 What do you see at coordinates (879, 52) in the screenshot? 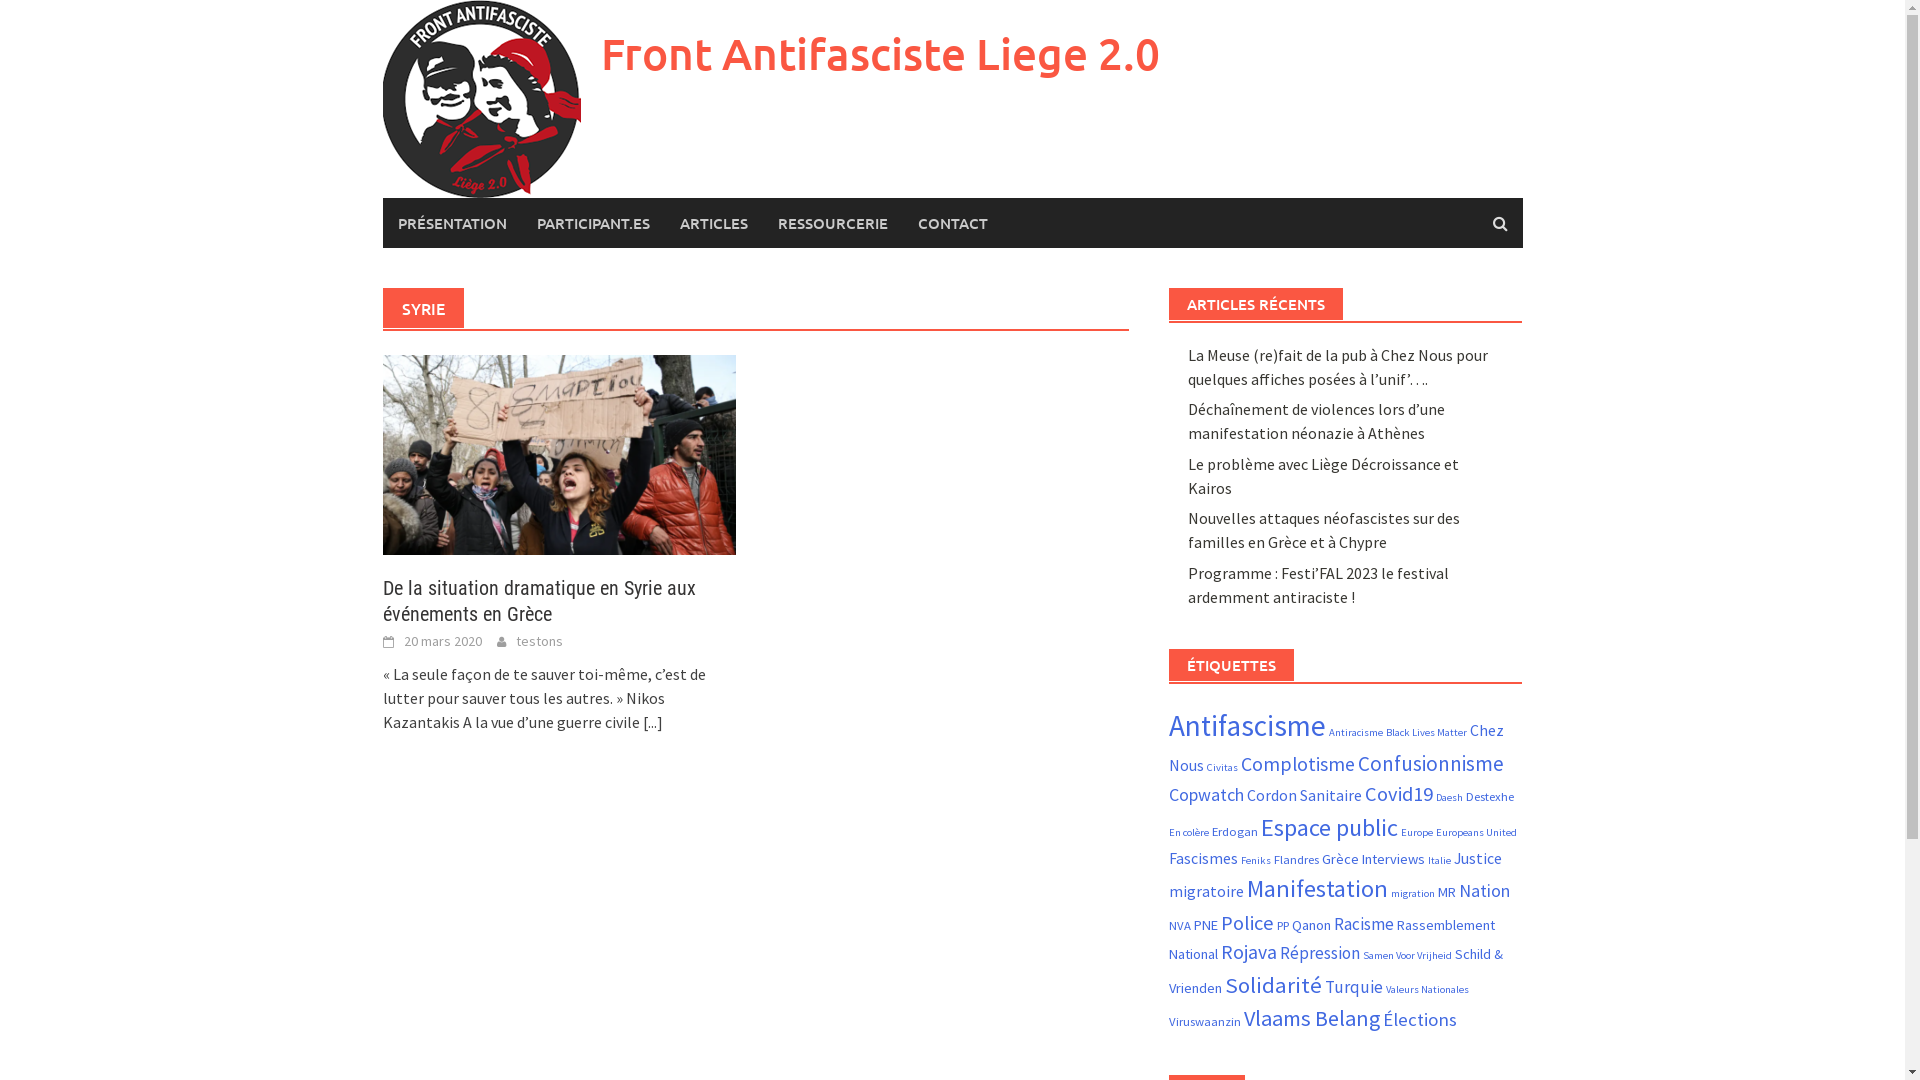
I see `'Front Antifasciste Liege 2.0'` at bounding box center [879, 52].